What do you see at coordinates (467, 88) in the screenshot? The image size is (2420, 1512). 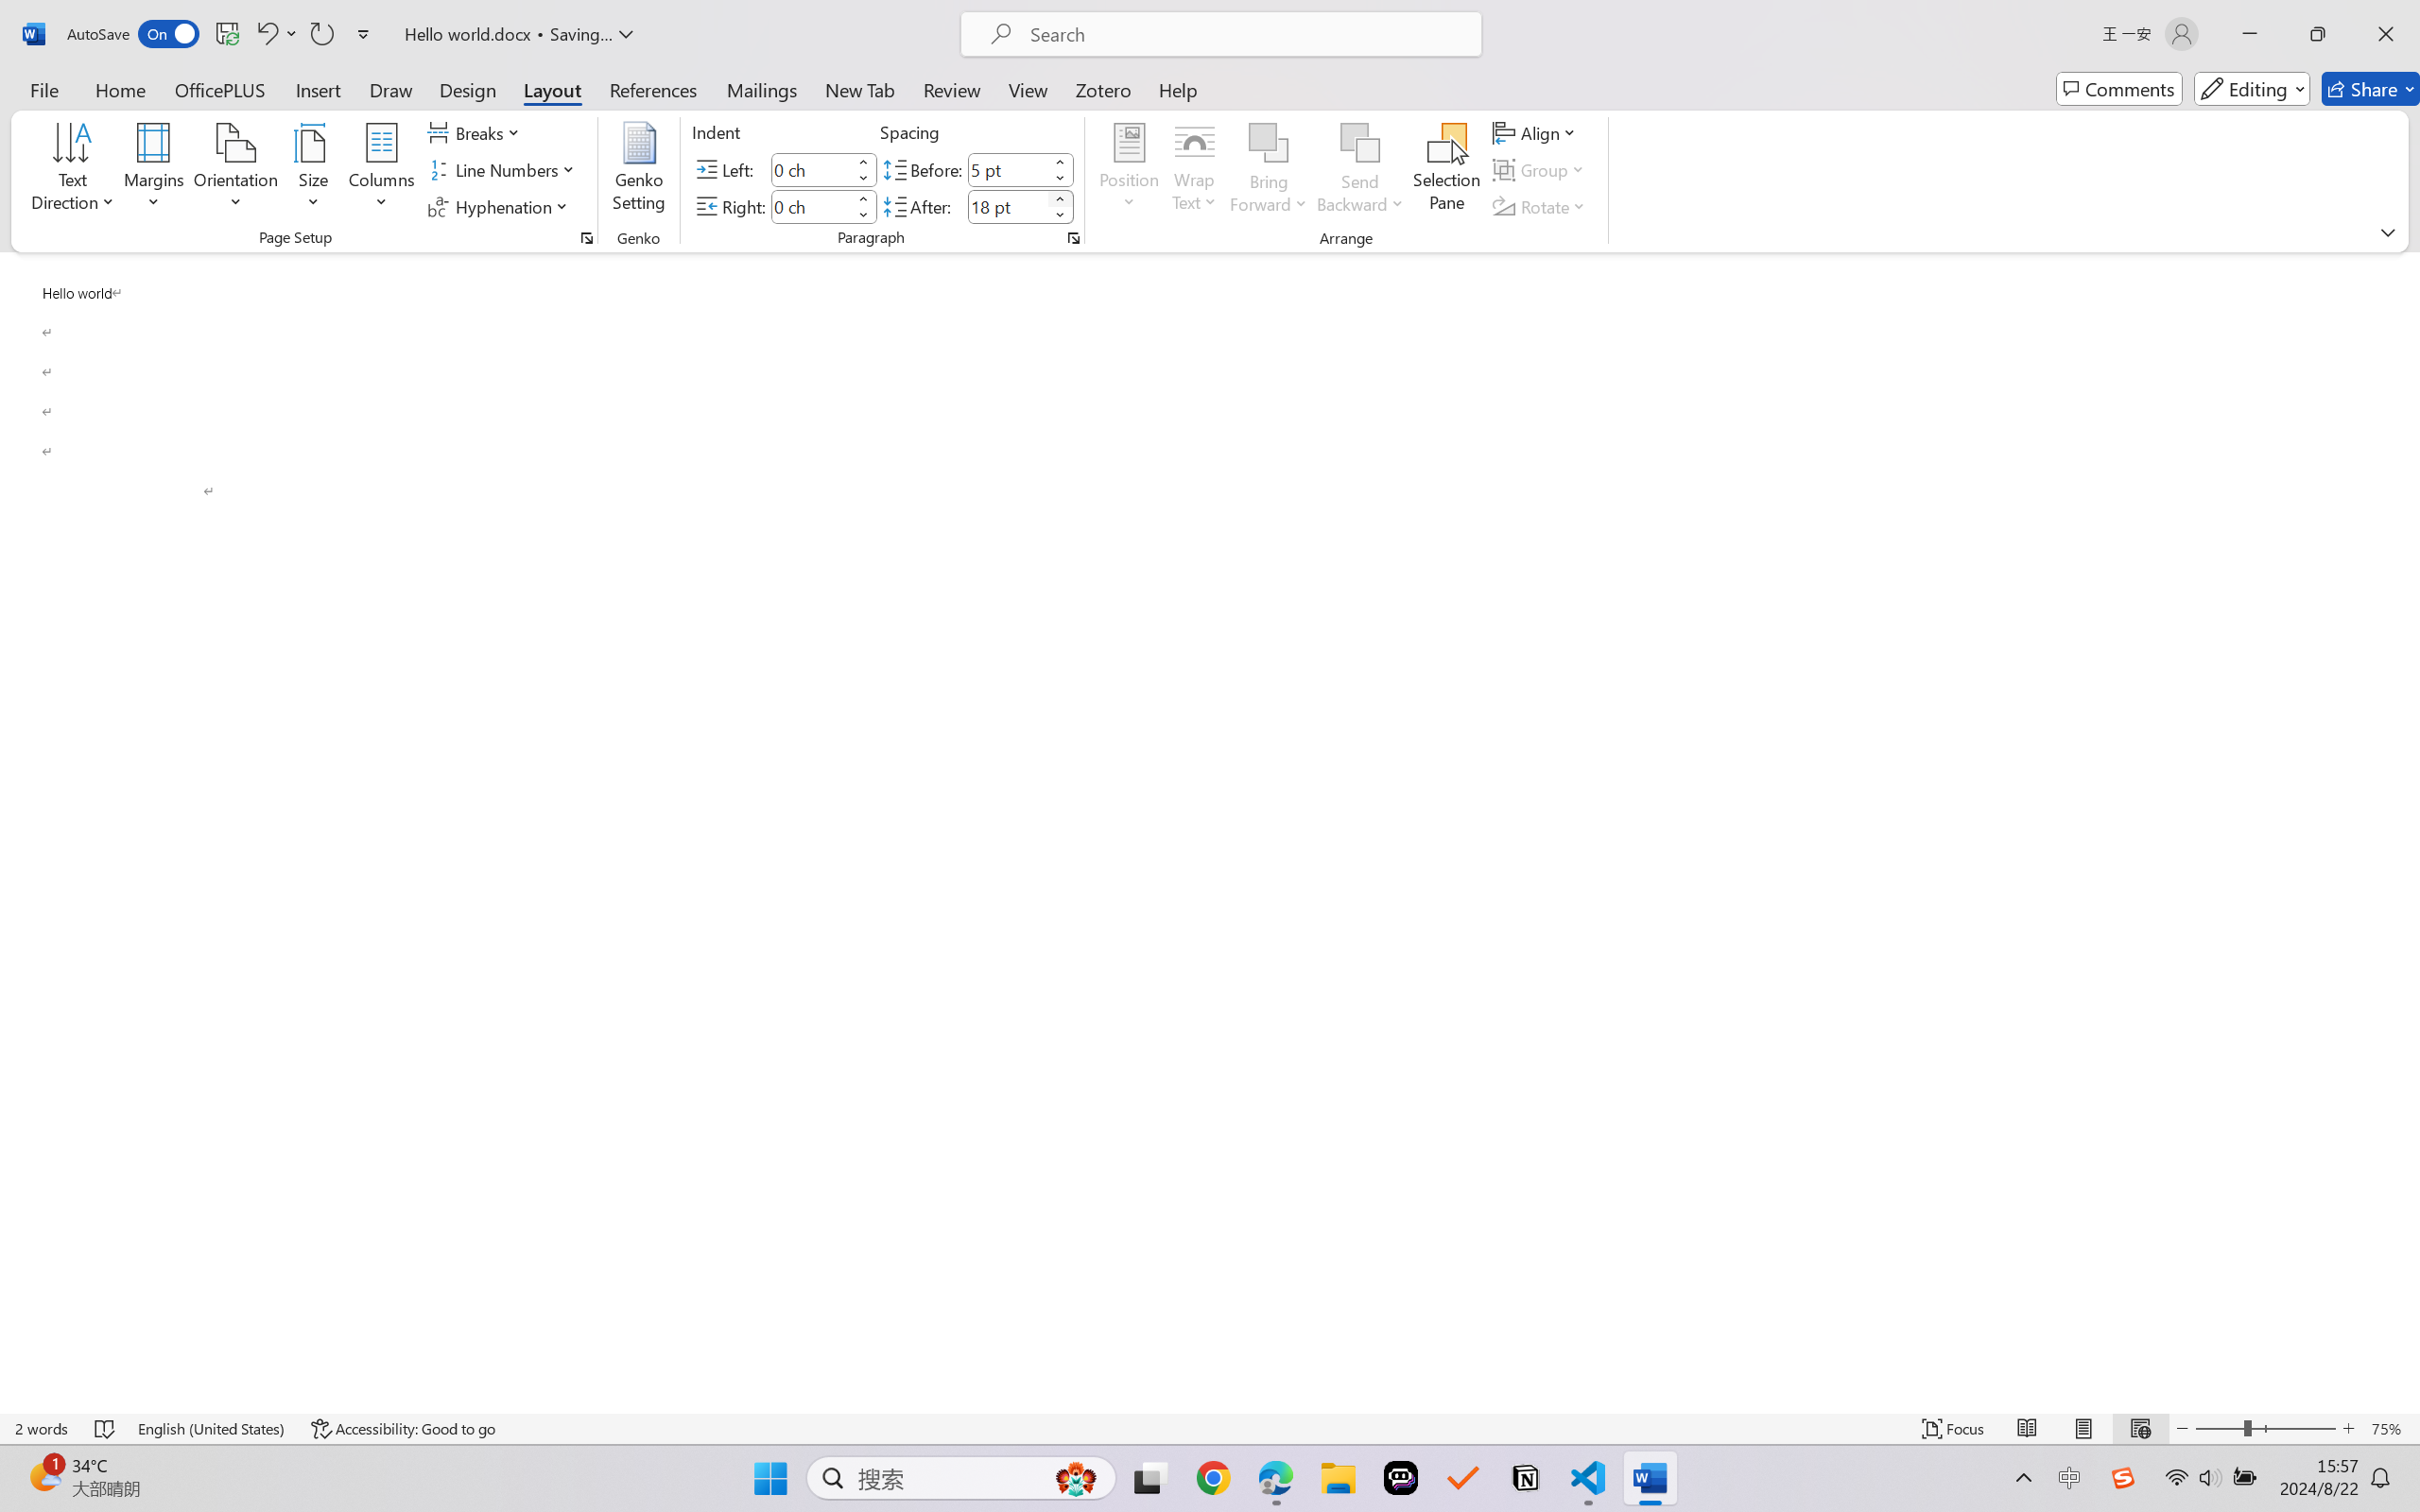 I see `'Design'` at bounding box center [467, 88].